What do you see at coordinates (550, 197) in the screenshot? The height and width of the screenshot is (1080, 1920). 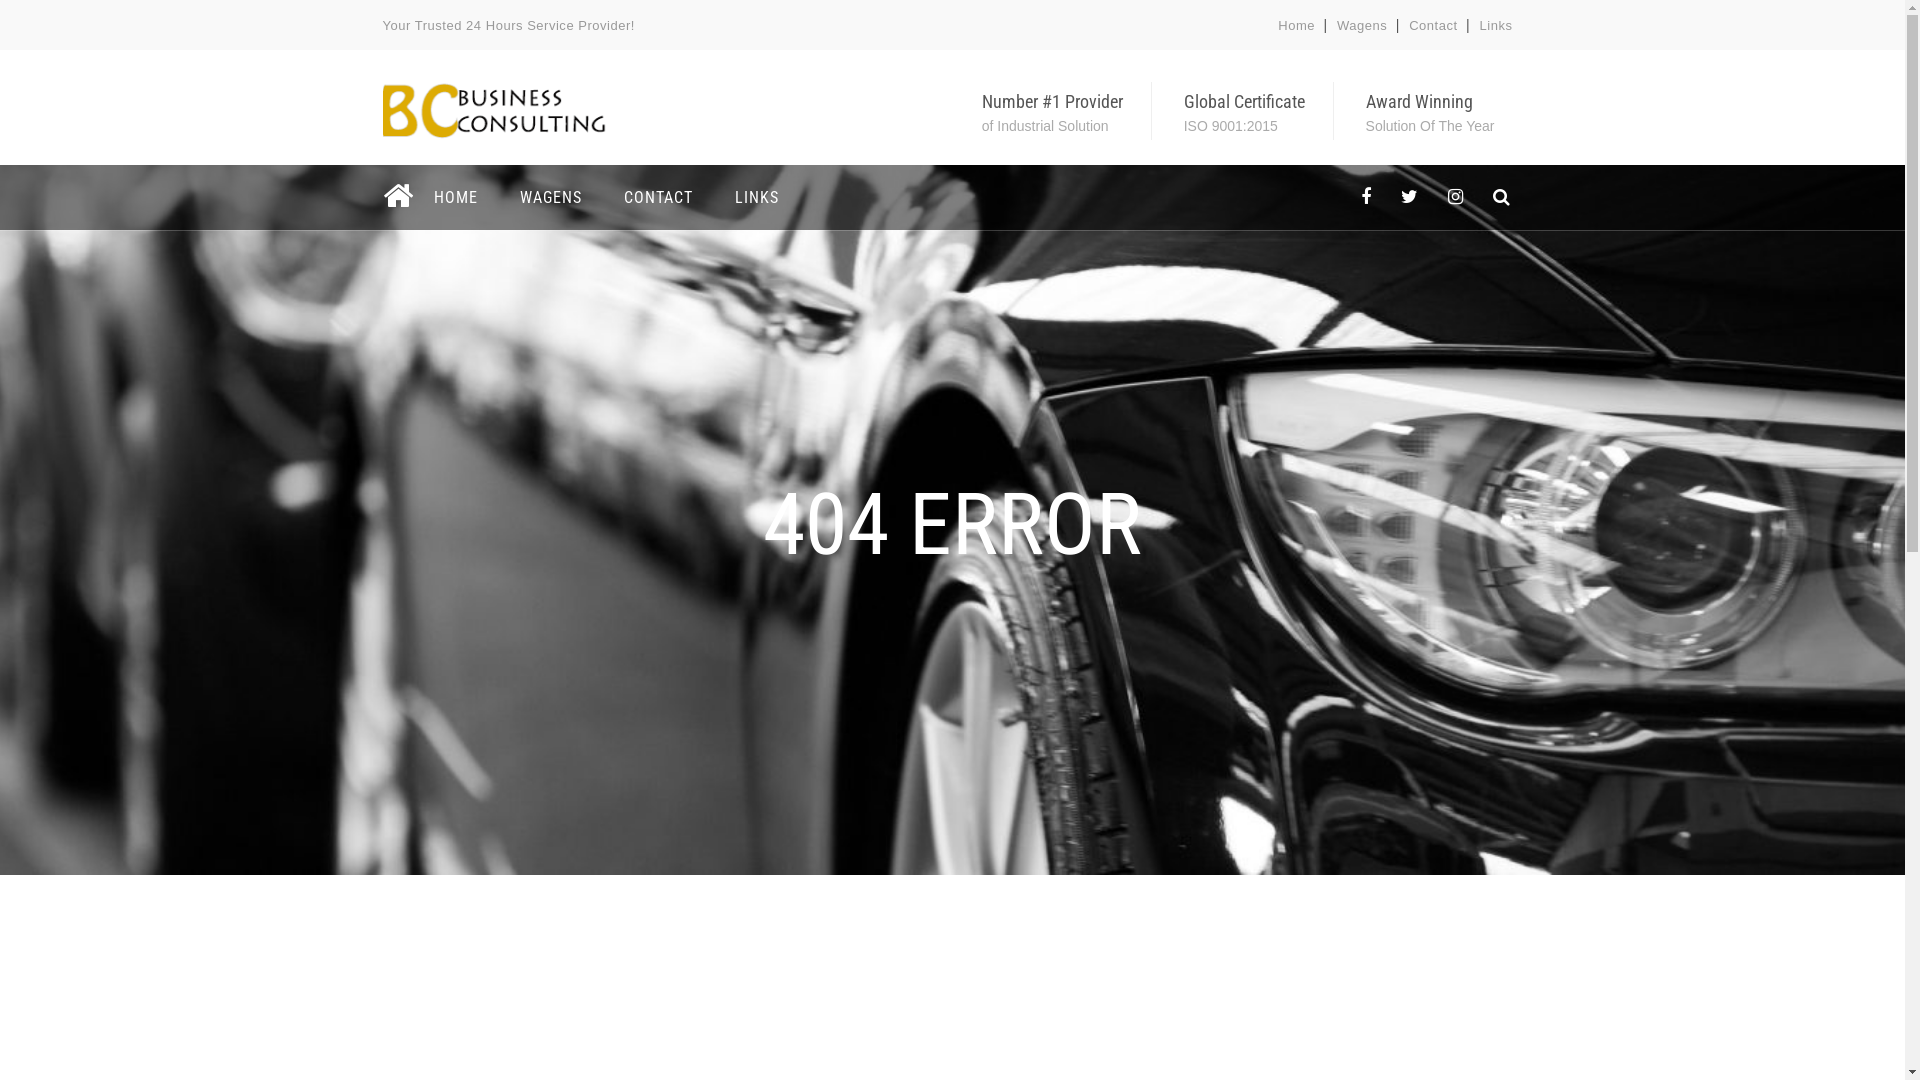 I see `'WAGENS'` at bounding box center [550, 197].